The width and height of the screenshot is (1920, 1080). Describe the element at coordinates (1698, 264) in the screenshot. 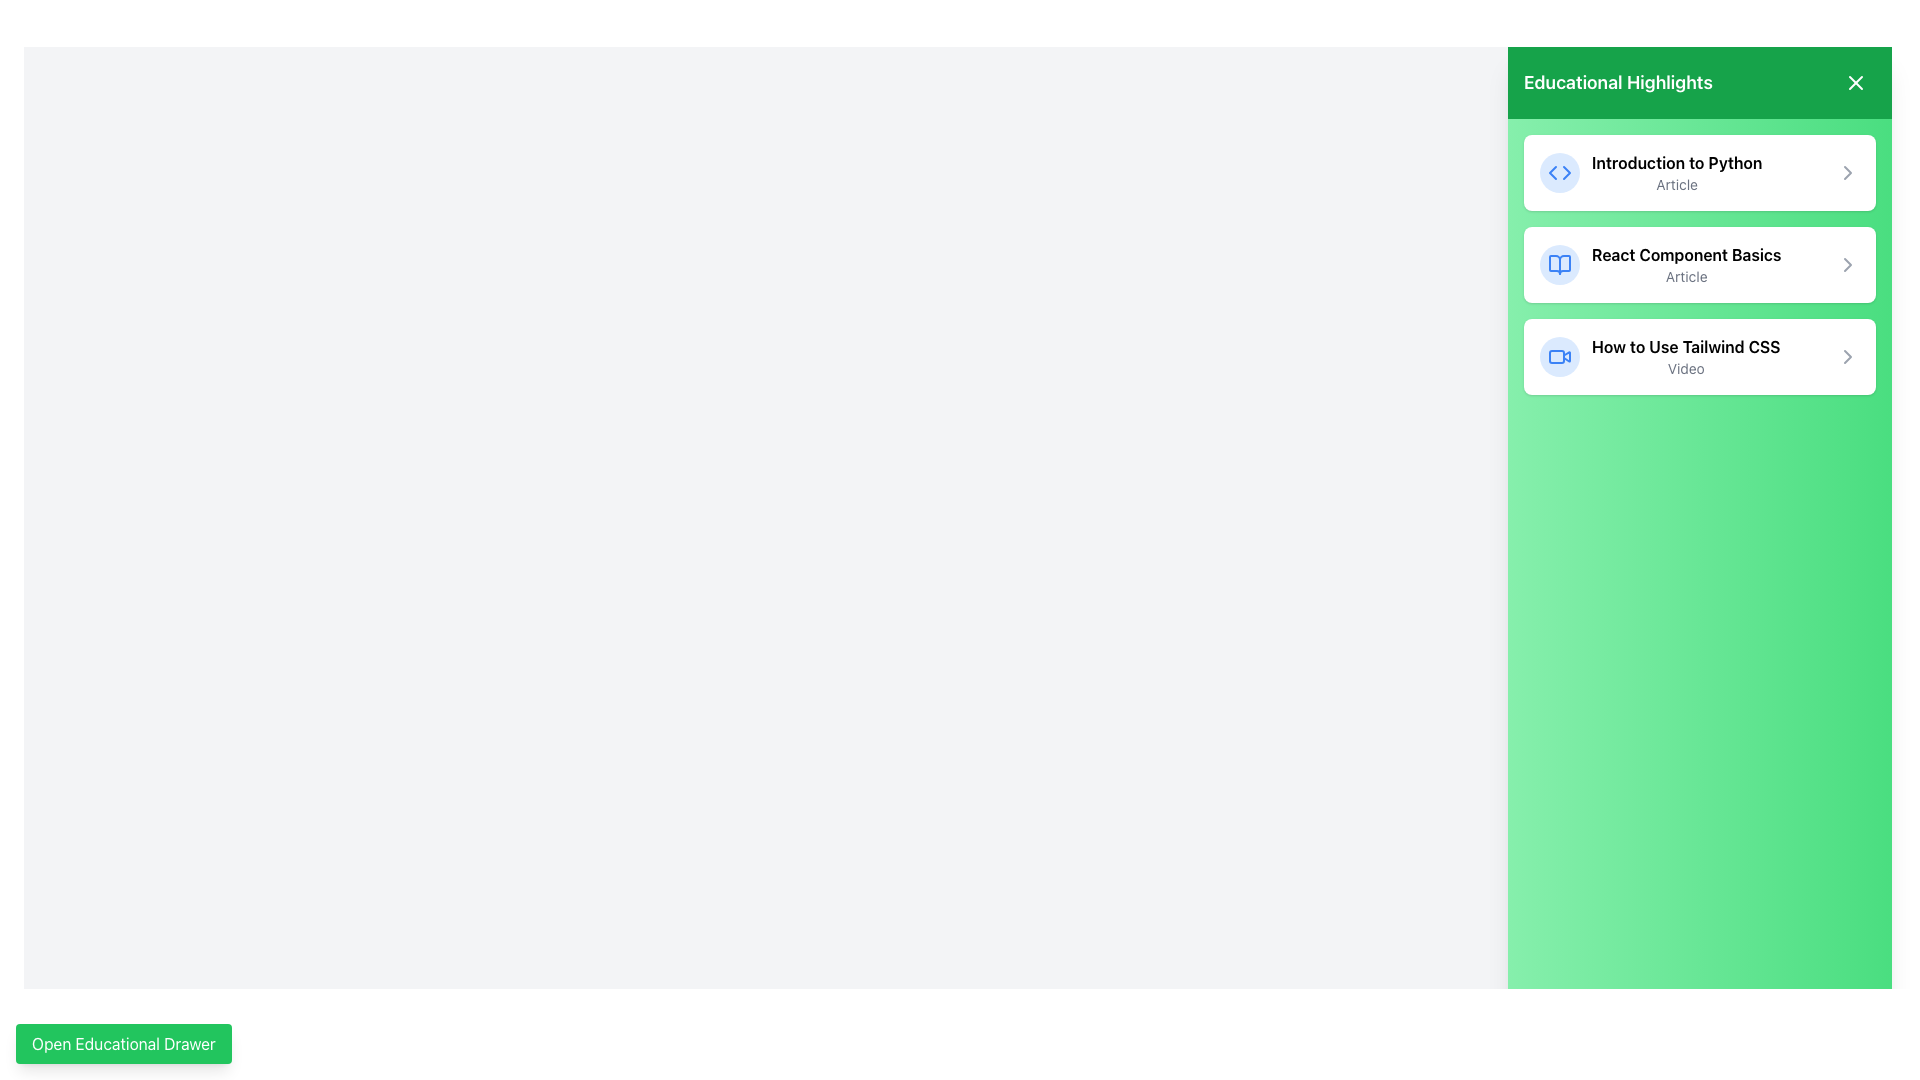

I see `the second card in the 'Educational Highlights' green panel` at that location.